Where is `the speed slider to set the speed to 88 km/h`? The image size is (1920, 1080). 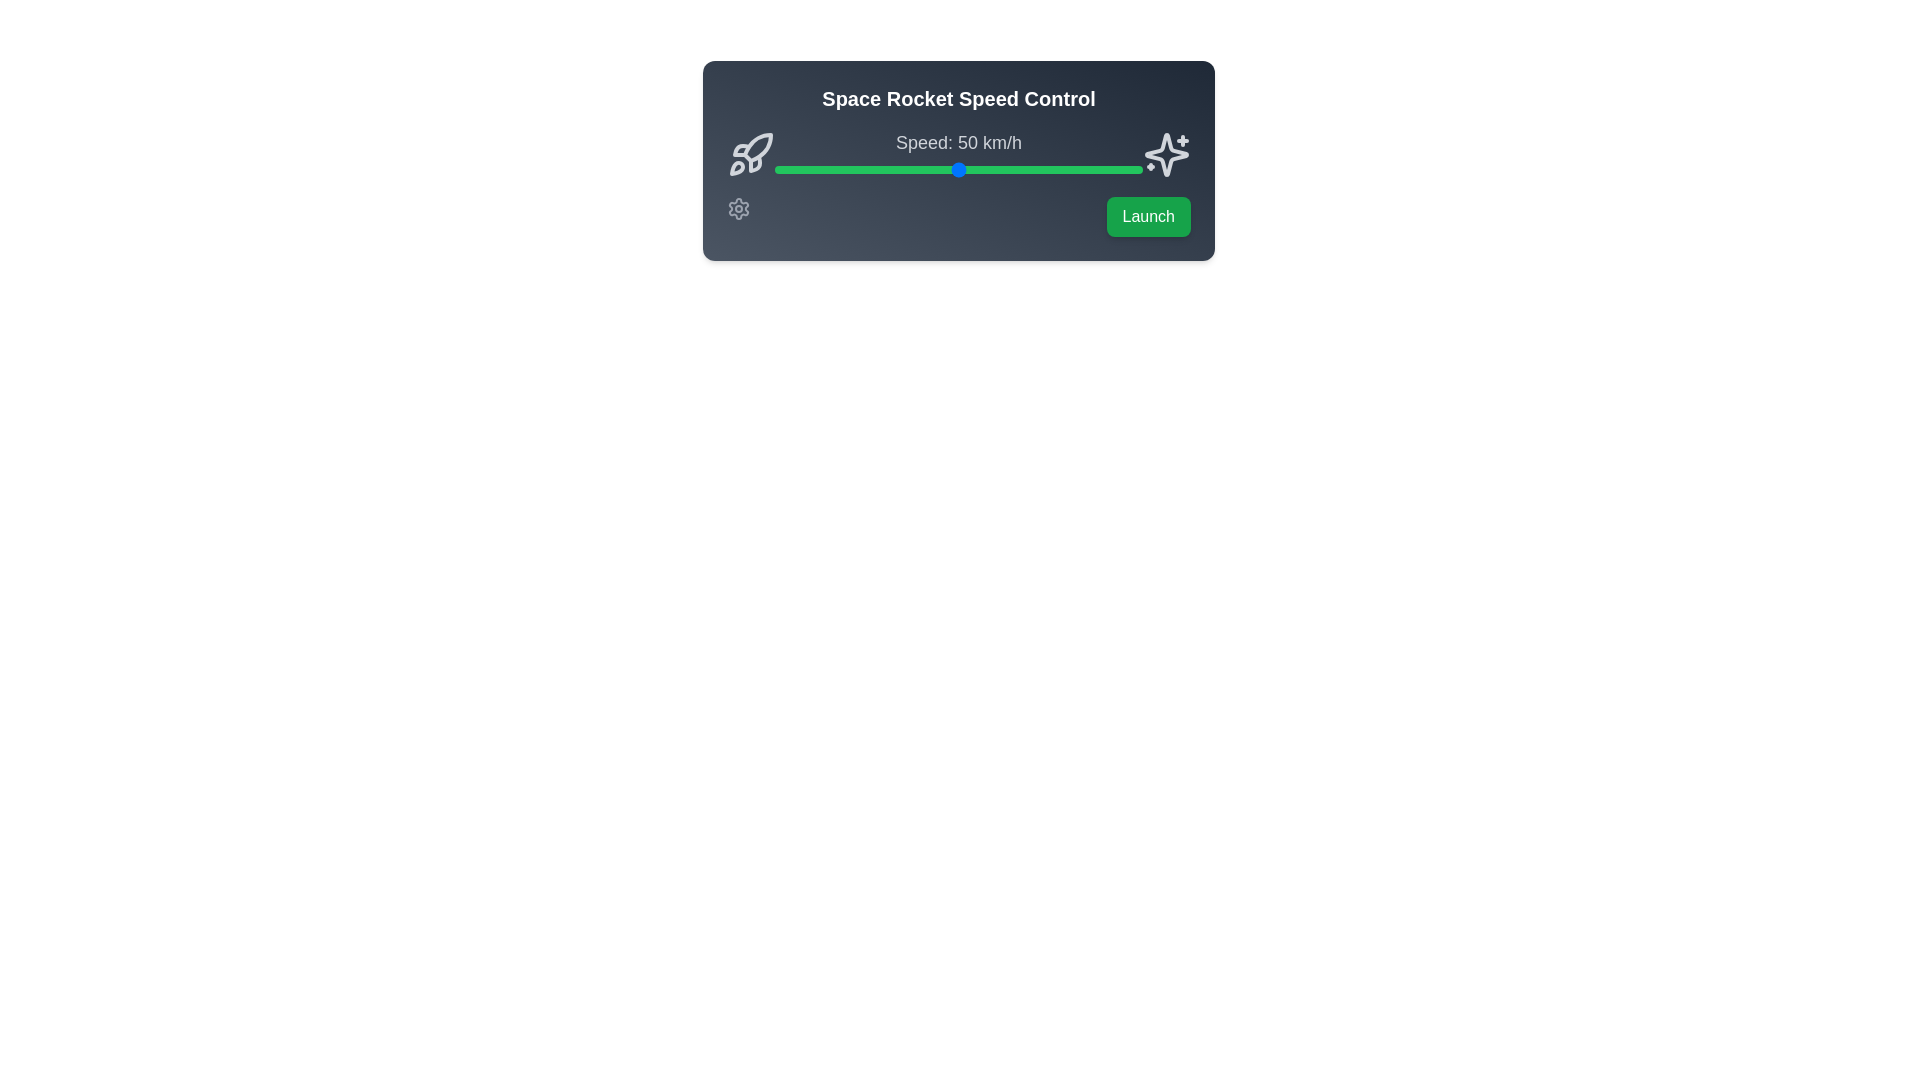
the speed slider to set the speed to 88 km/h is located at coordinates (1097, 168).